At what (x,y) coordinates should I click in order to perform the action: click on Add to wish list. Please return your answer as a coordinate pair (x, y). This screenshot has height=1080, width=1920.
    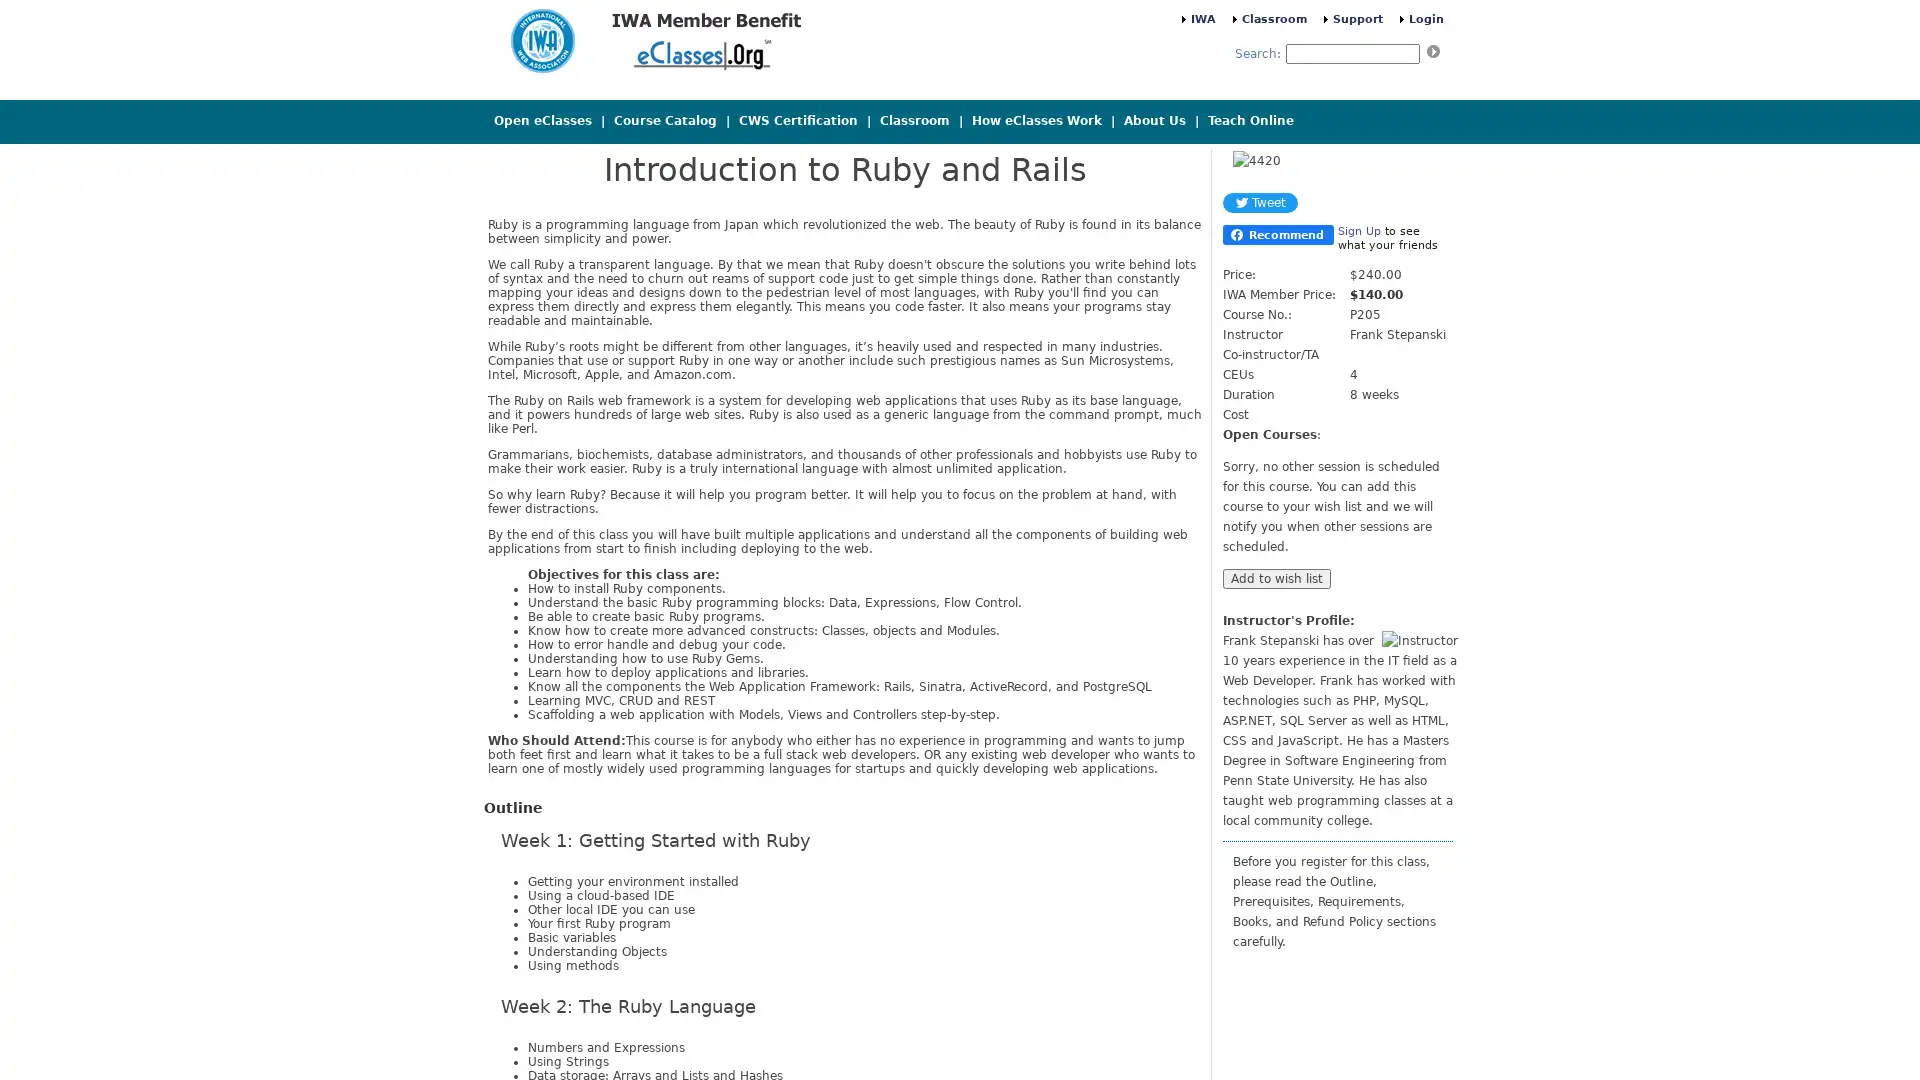
    Looking at the image, I should click on (1275, 578).